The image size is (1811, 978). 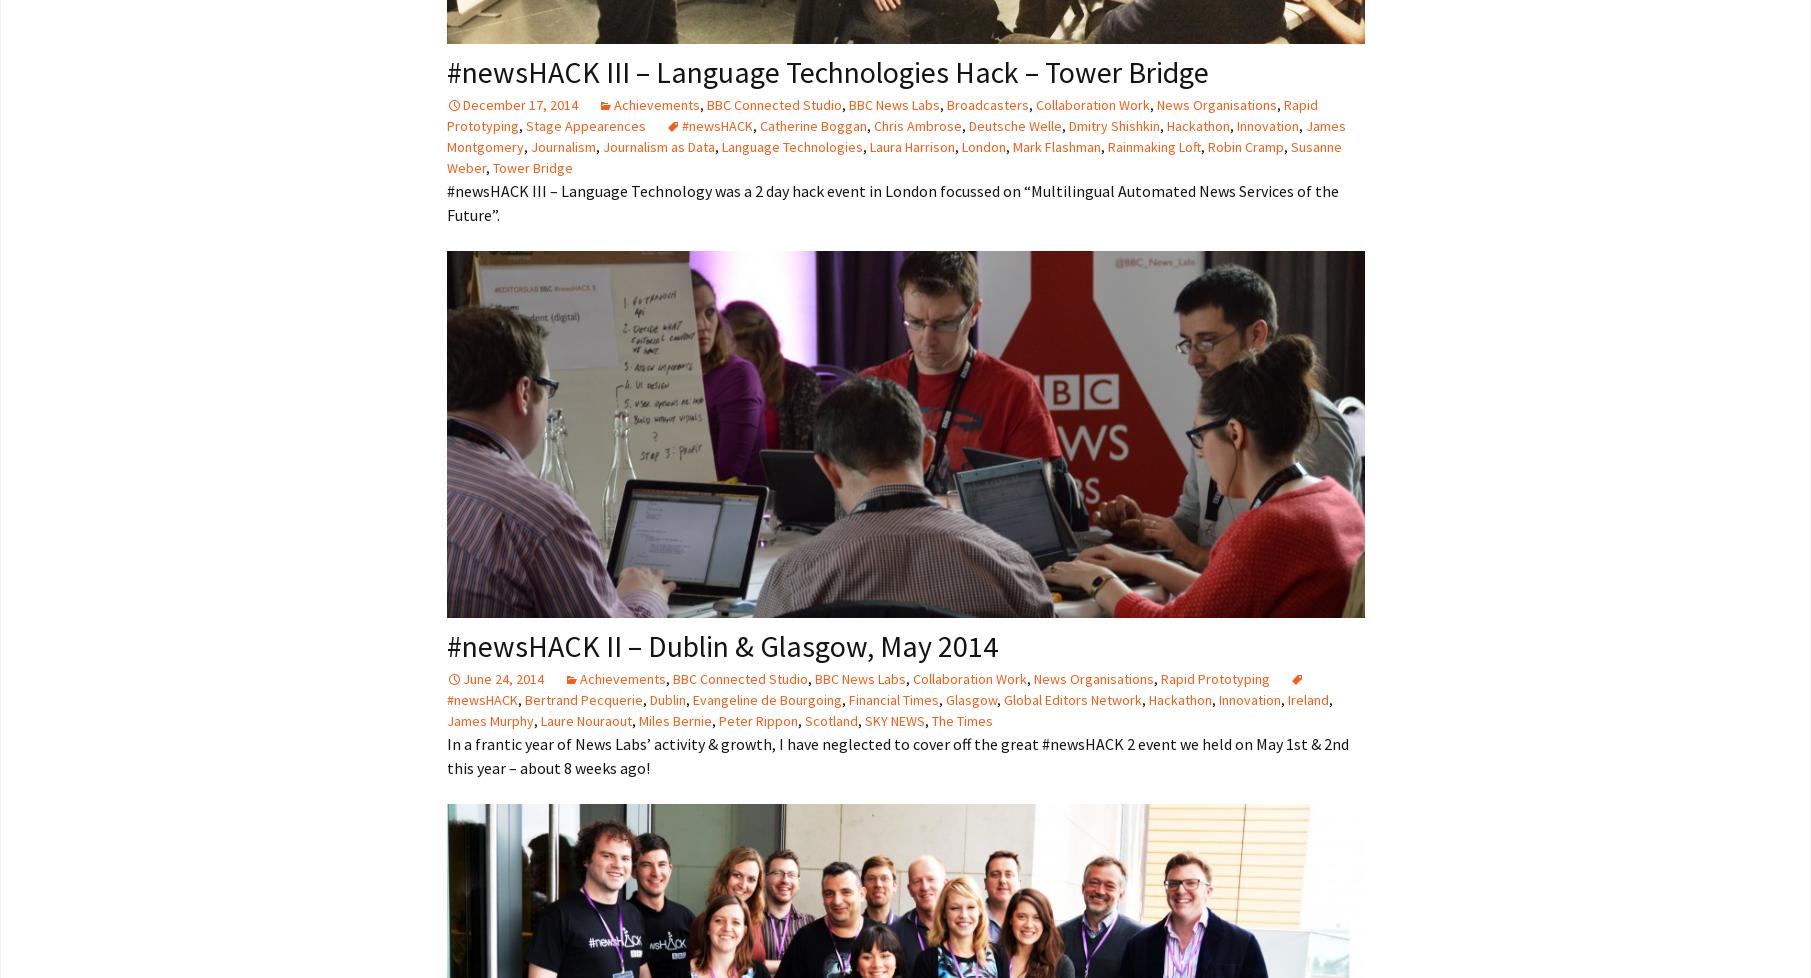 I want to click on 'Mark Flashman', so click(x=1055, y=146).